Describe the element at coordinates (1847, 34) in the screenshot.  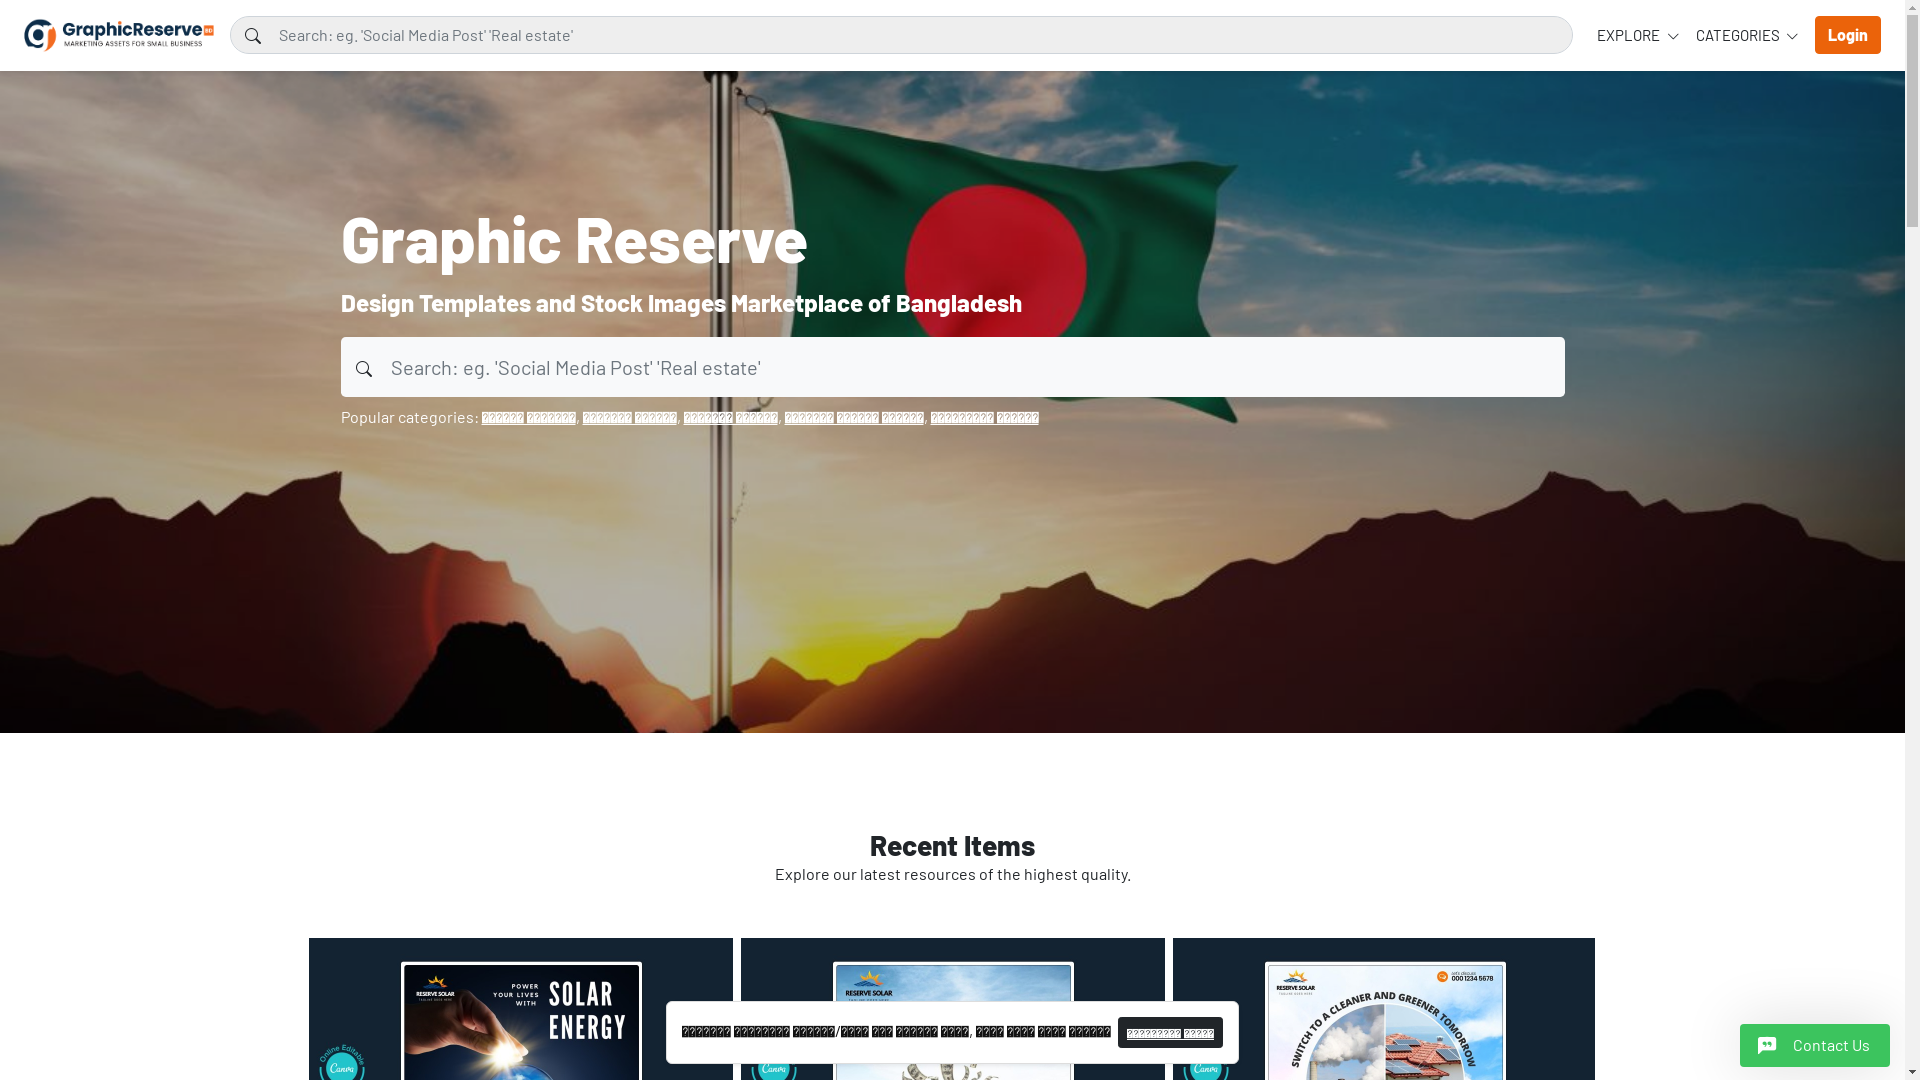
I see `'Login'` at that location.